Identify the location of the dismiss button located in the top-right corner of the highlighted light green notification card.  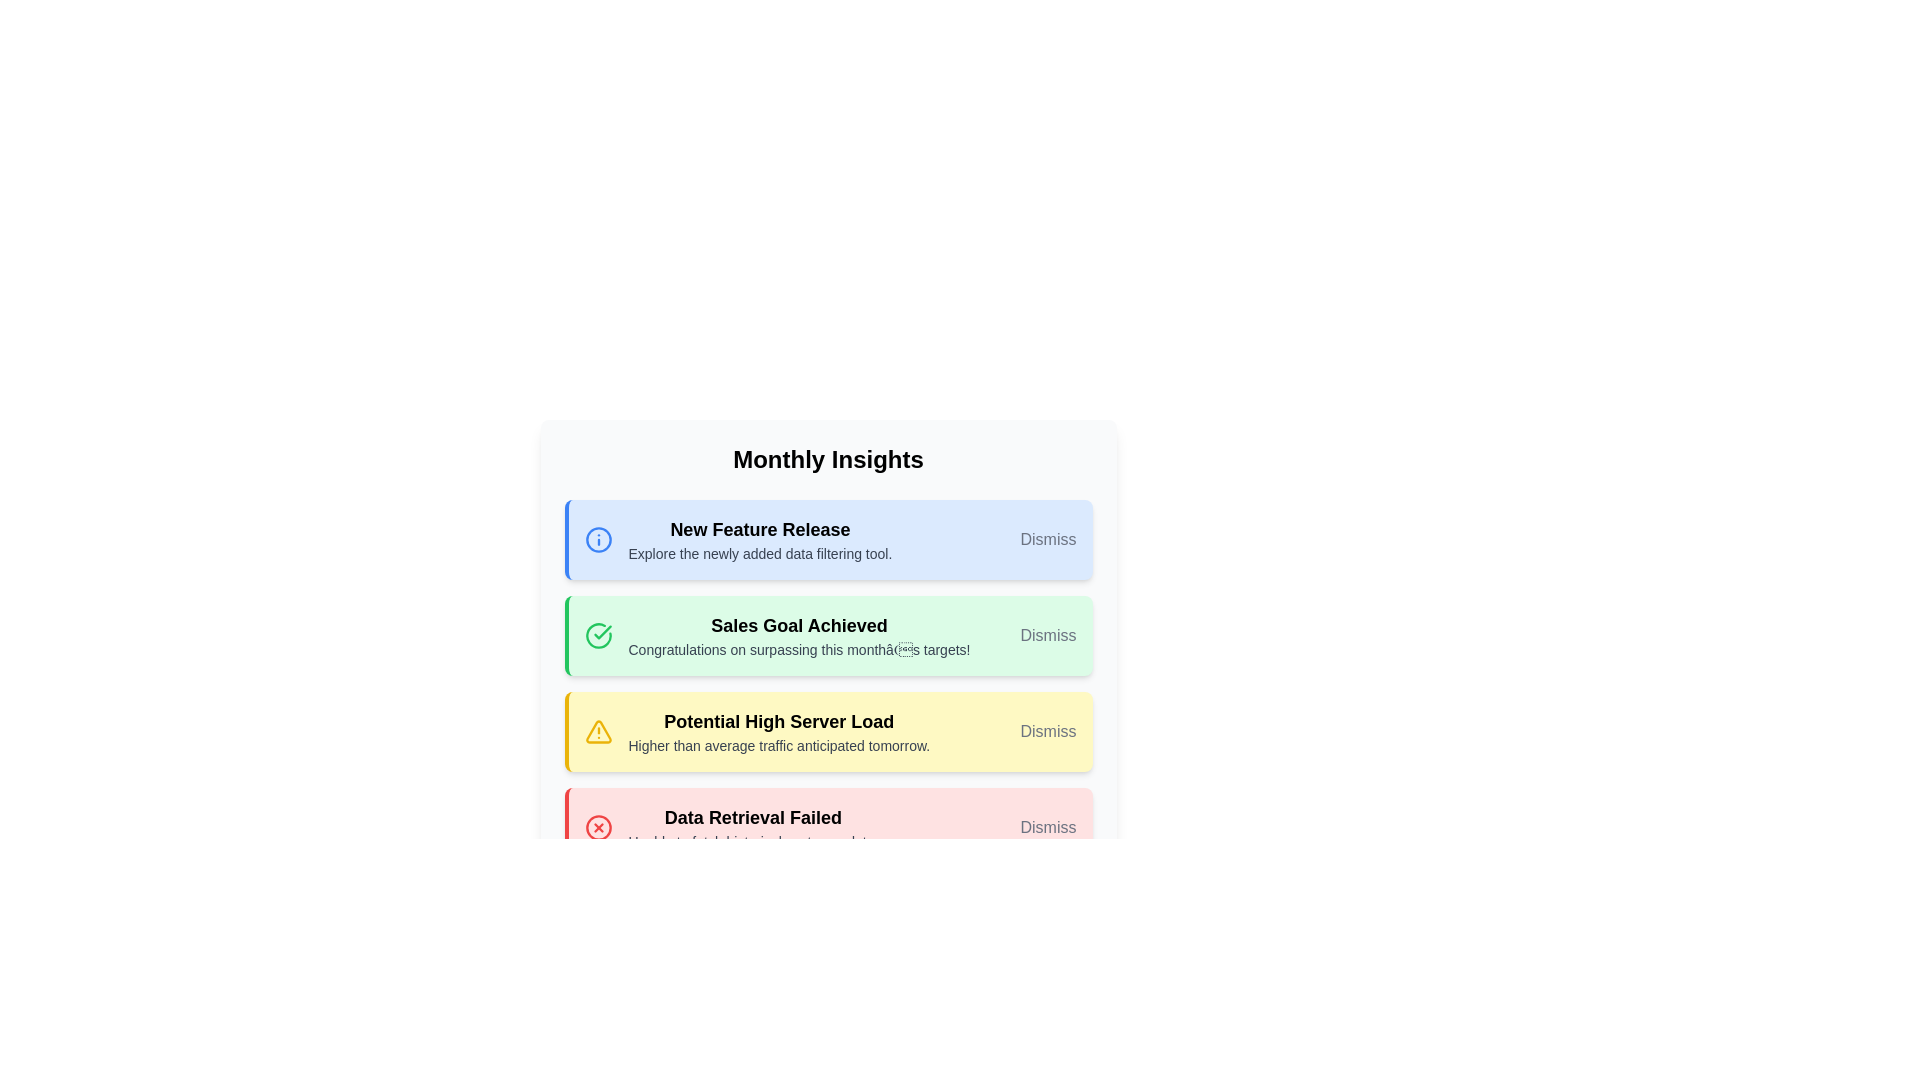
(1047, 636).